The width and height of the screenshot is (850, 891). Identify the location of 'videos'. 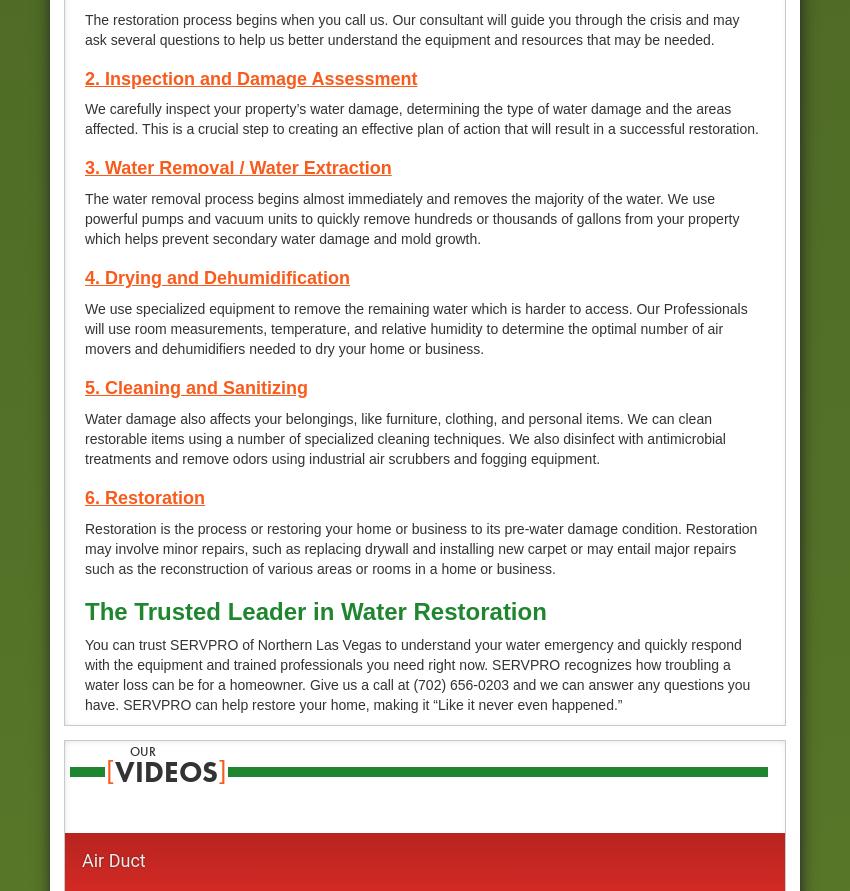
(165, 771).